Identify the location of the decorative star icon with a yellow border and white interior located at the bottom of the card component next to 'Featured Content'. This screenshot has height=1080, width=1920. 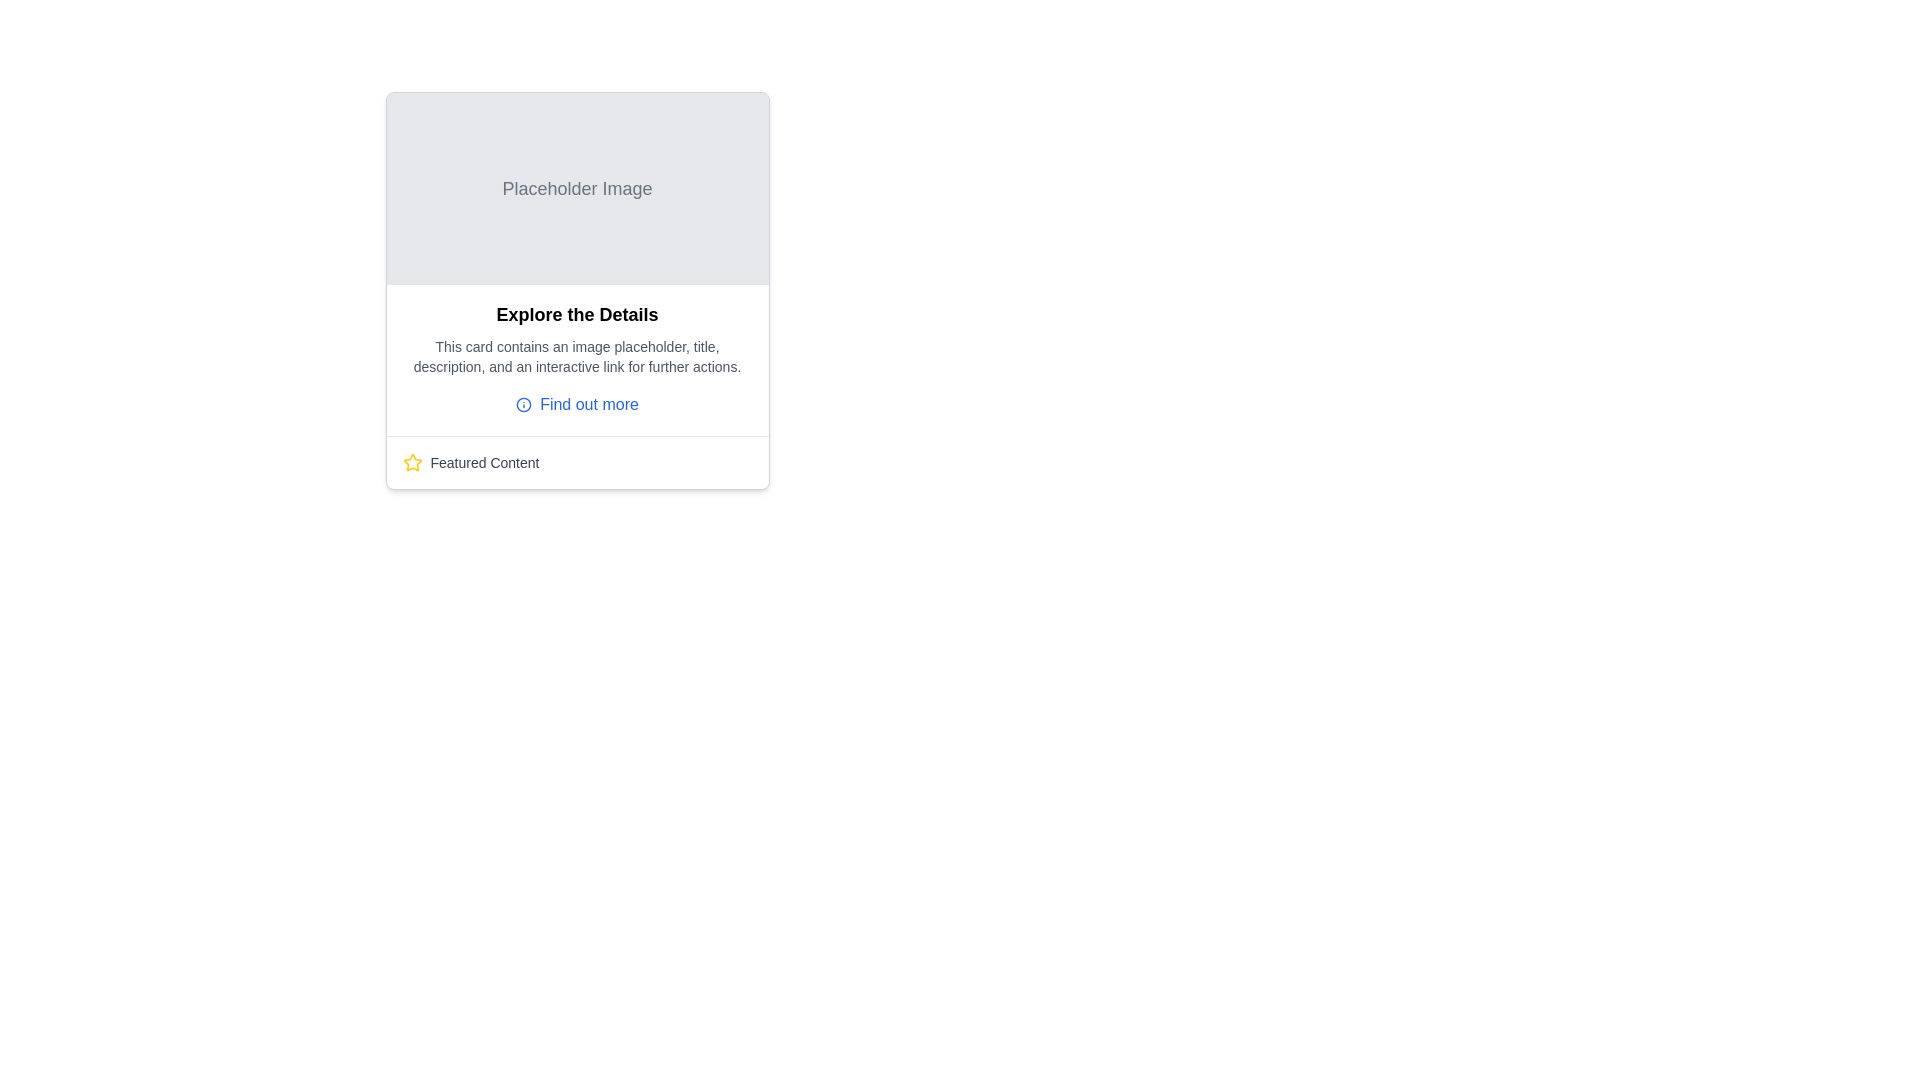
(411, 462).